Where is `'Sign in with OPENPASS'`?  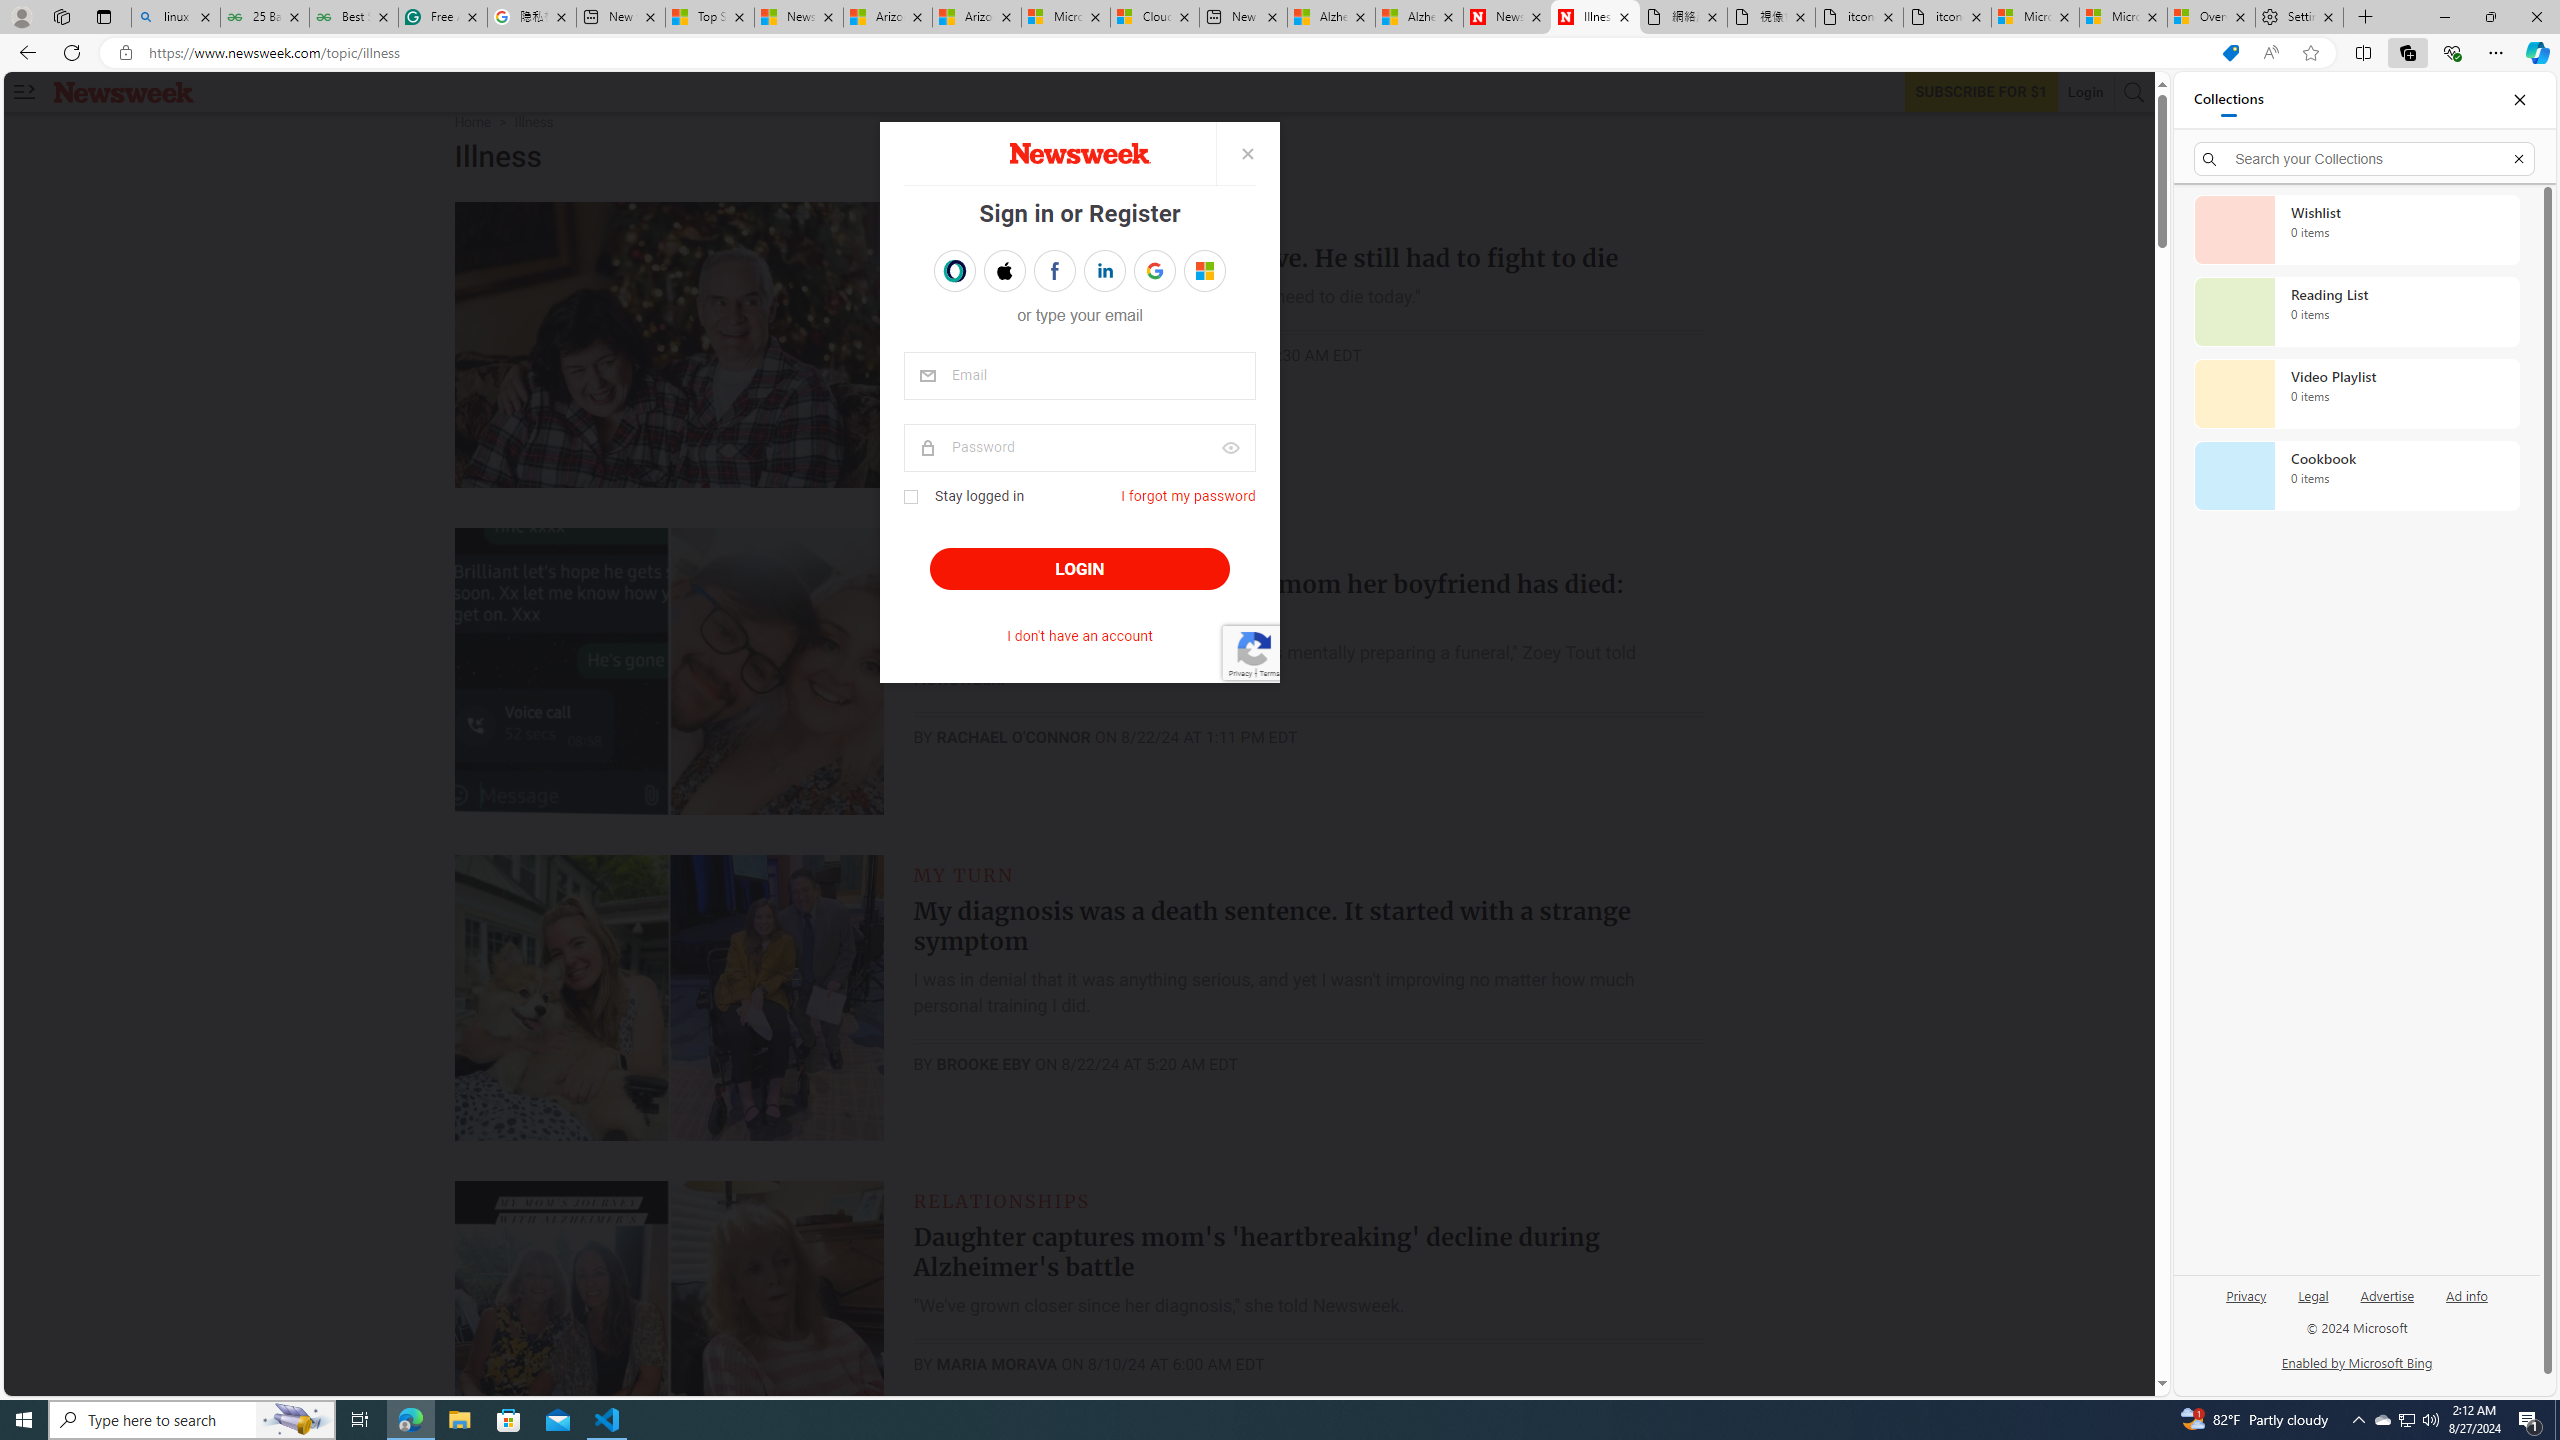 'Sign in with OPENPASS' is located at coordinates (953, 271).